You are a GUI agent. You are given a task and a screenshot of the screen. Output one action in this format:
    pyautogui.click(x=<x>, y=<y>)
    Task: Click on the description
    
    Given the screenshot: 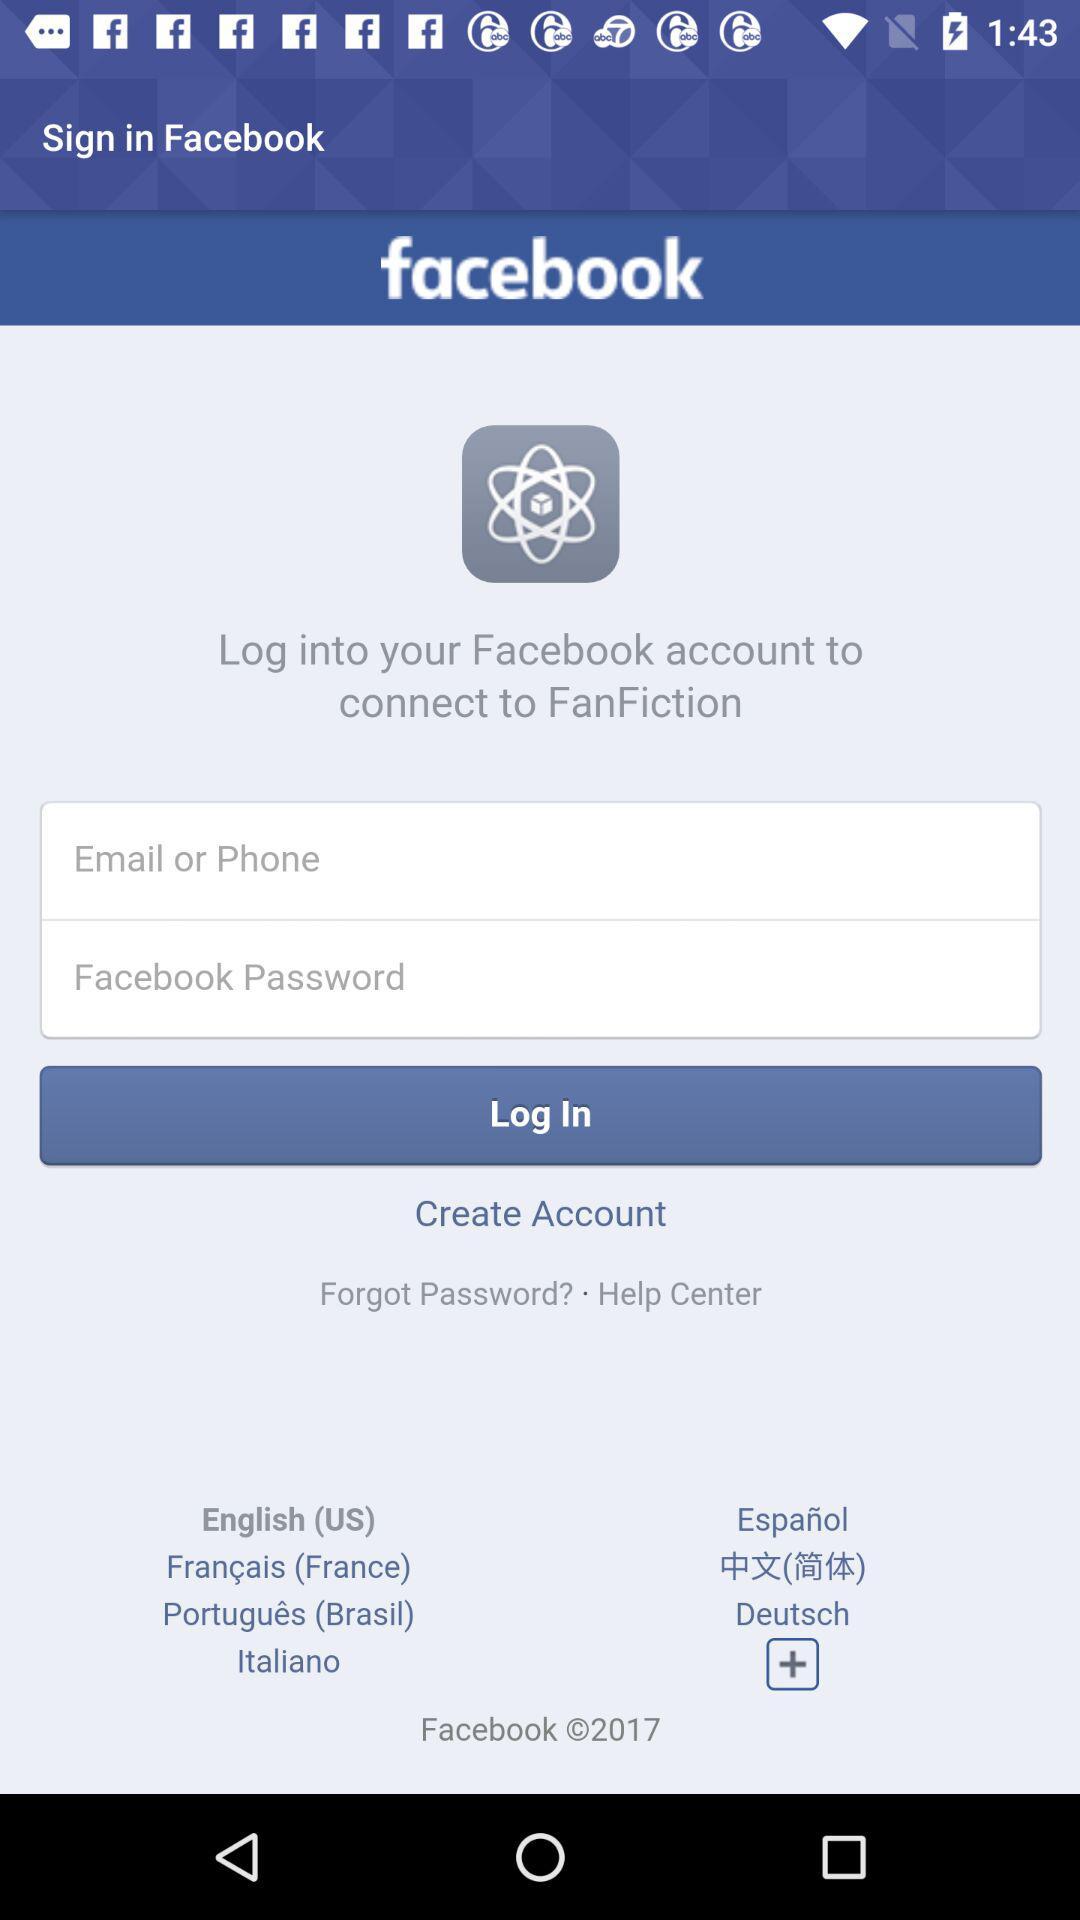 What is the action you would take?
    pyautogui.click(x=540, y=1002)
    